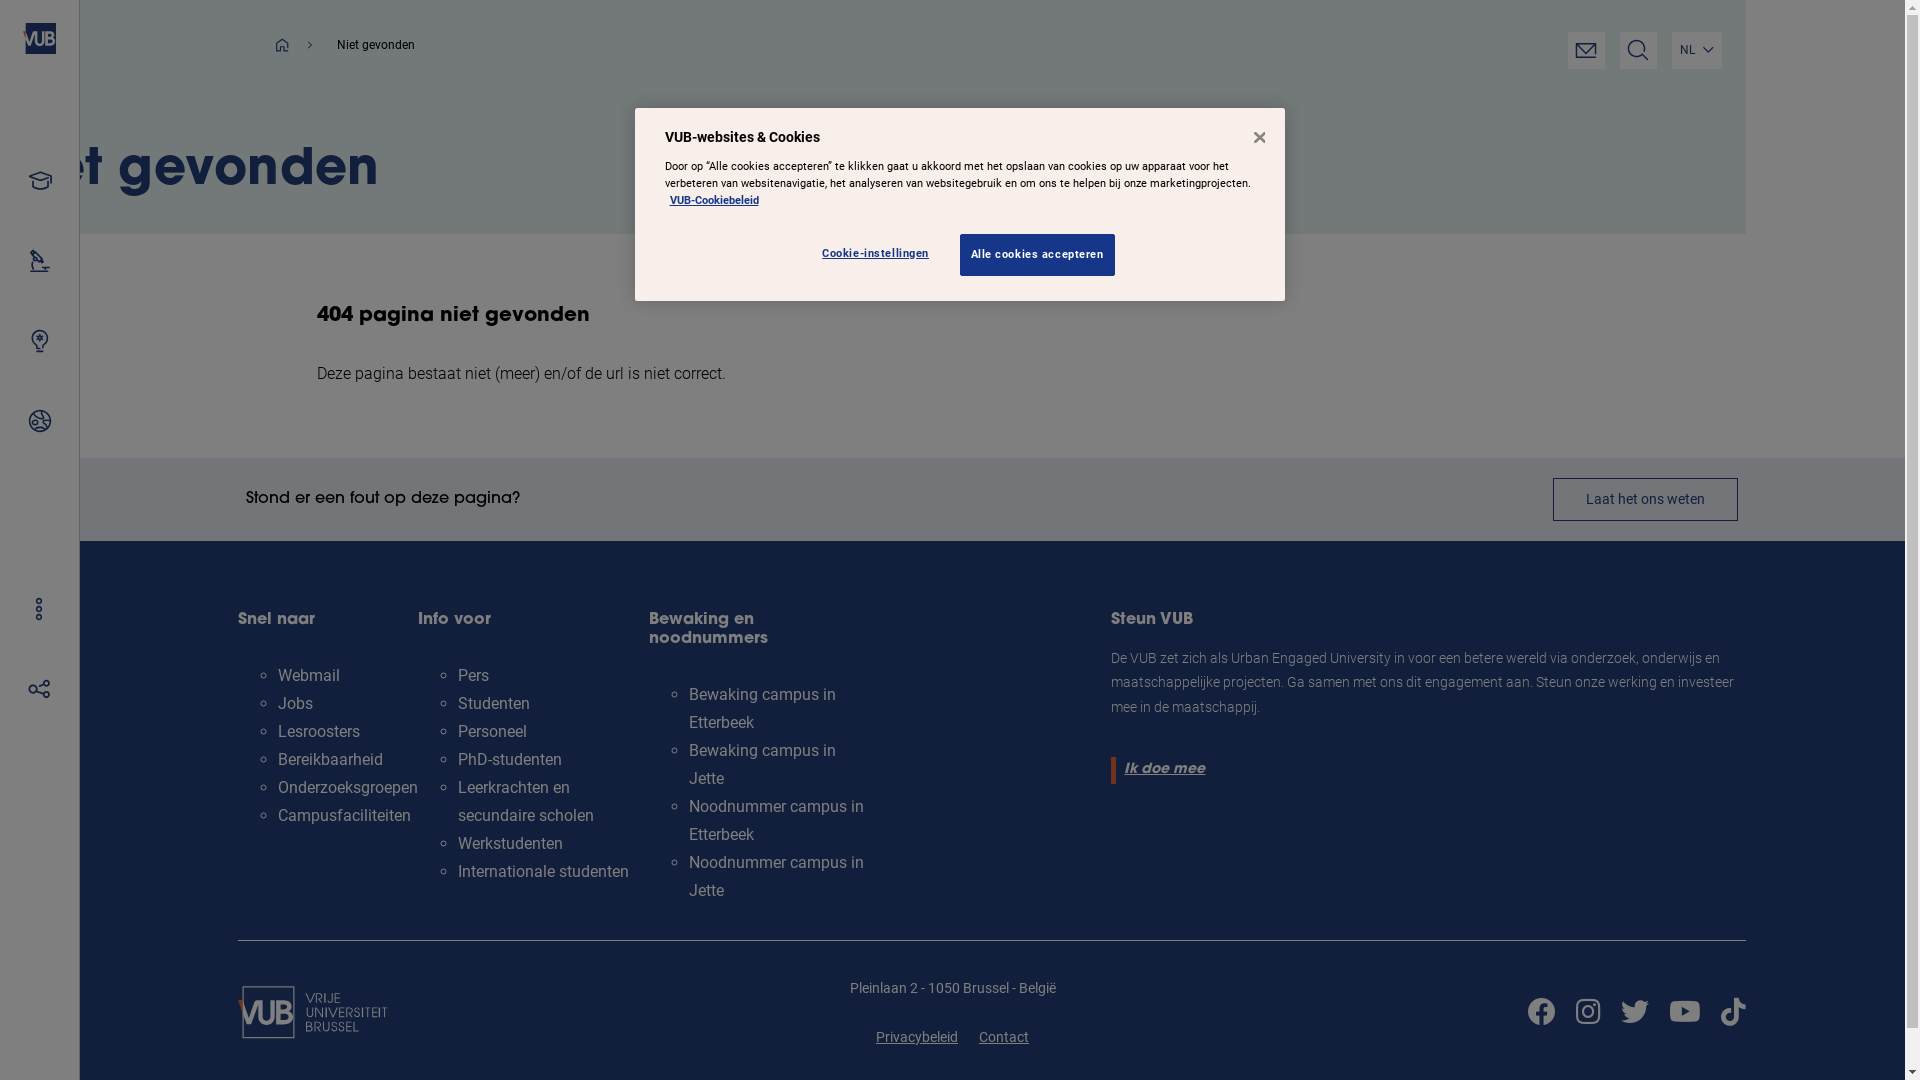  I want to click on 'Open de facebook pagina van VUB', so click(1540, 1012).